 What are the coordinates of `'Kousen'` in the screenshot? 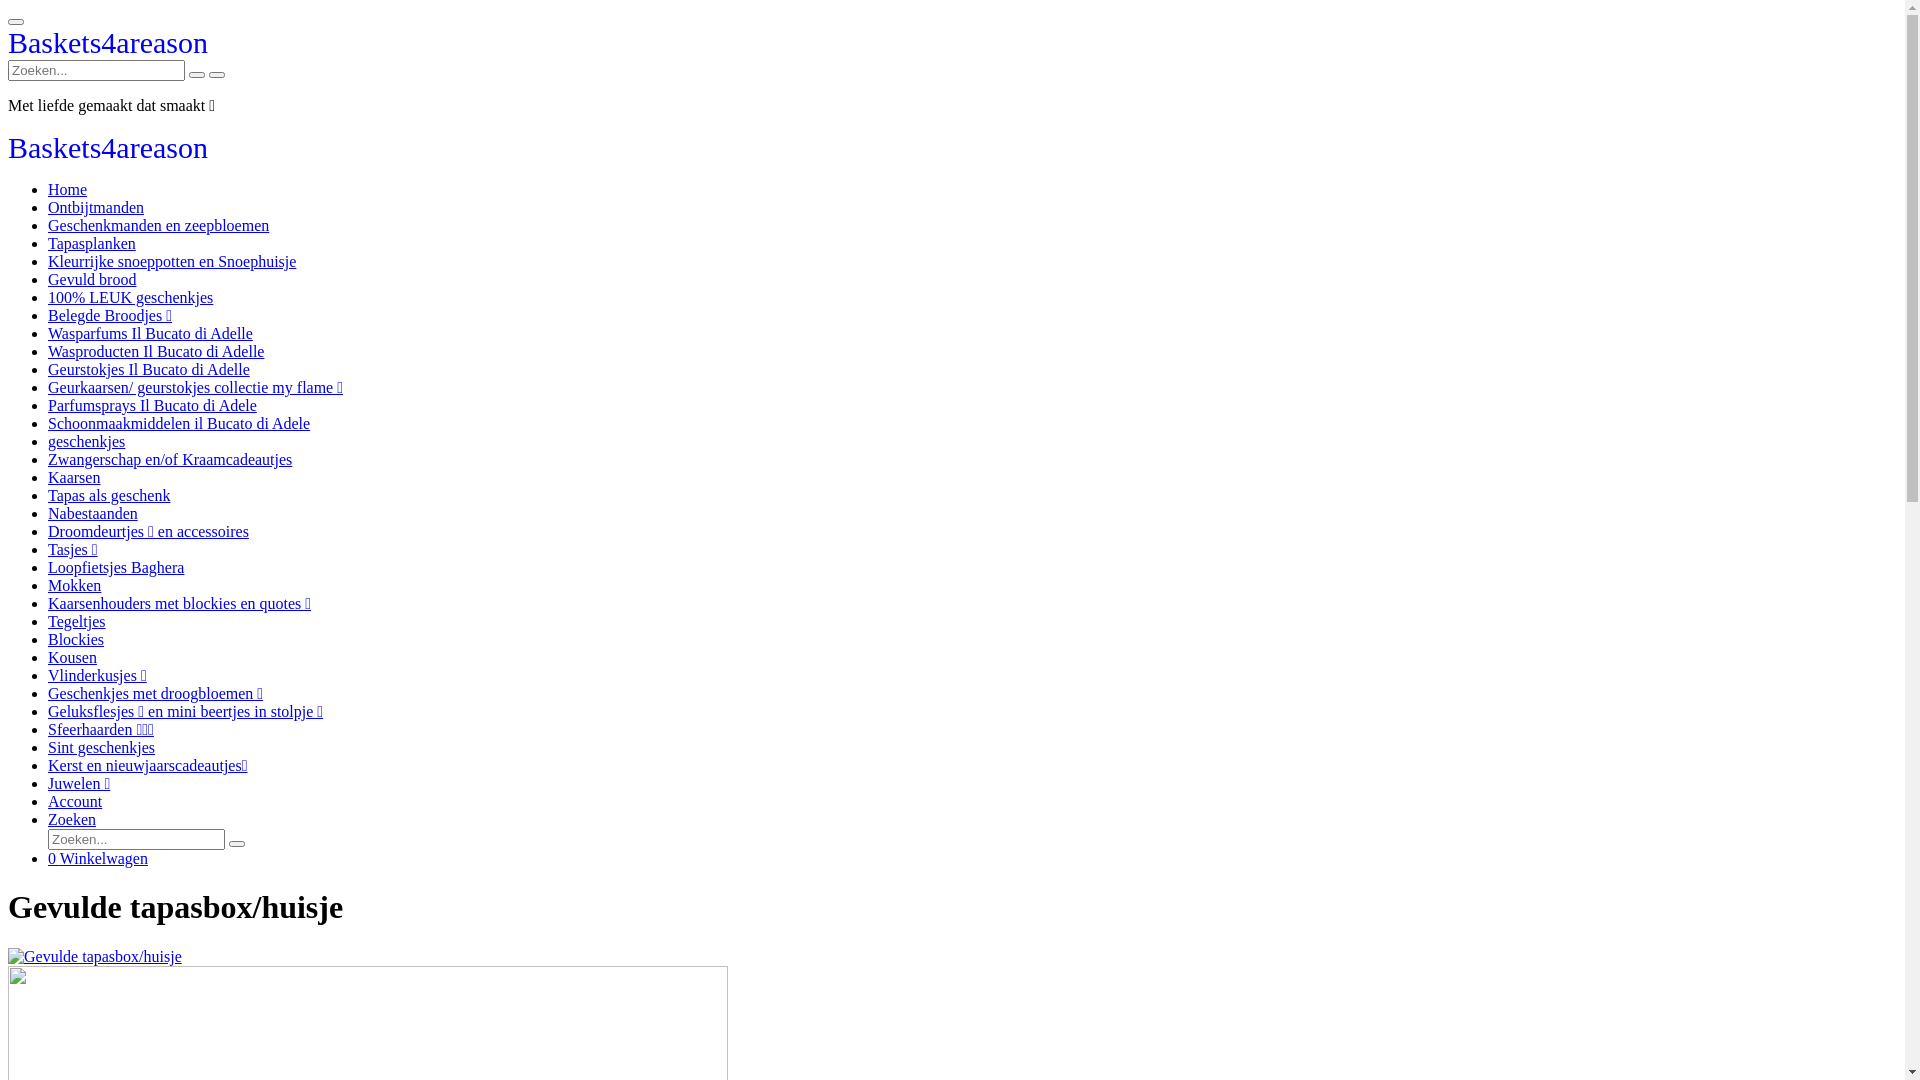 It's located at (72, 657).